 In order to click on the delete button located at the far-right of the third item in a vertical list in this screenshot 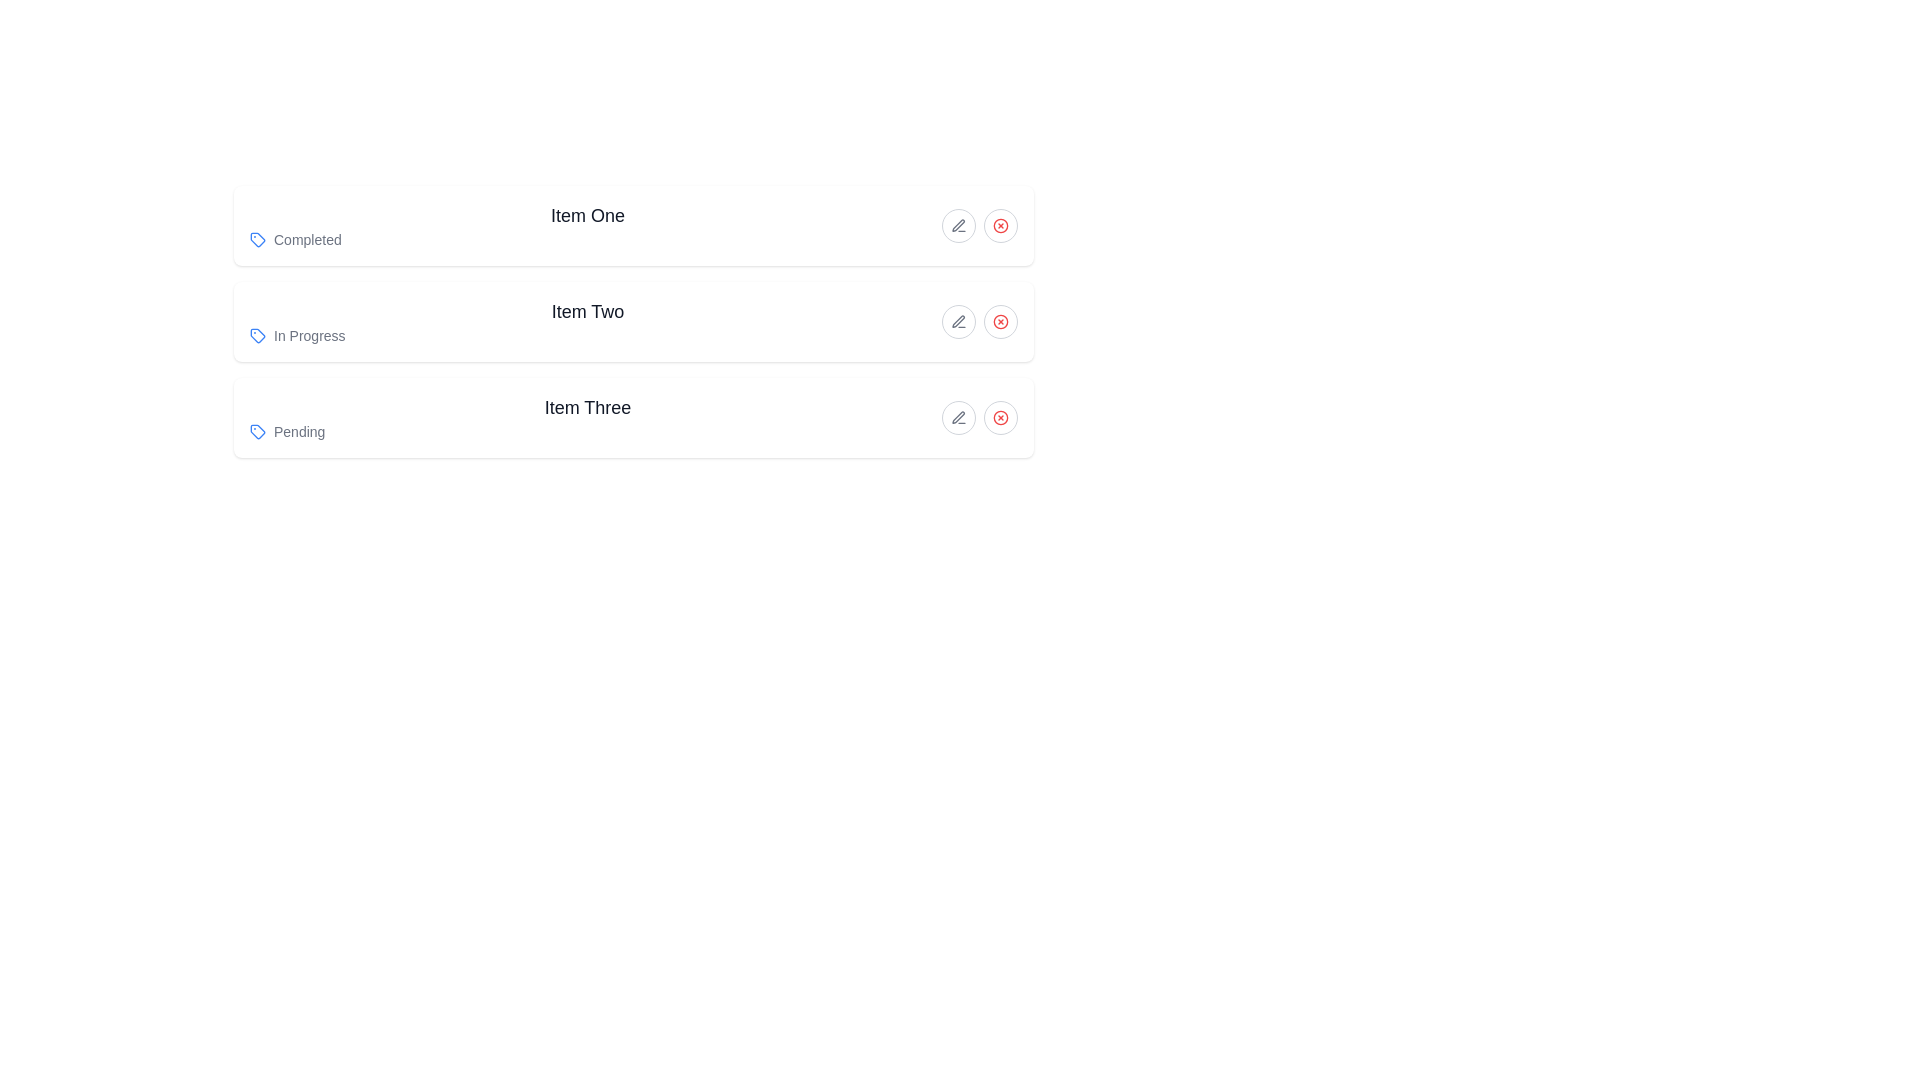, I will do `click(1001, 416)`.